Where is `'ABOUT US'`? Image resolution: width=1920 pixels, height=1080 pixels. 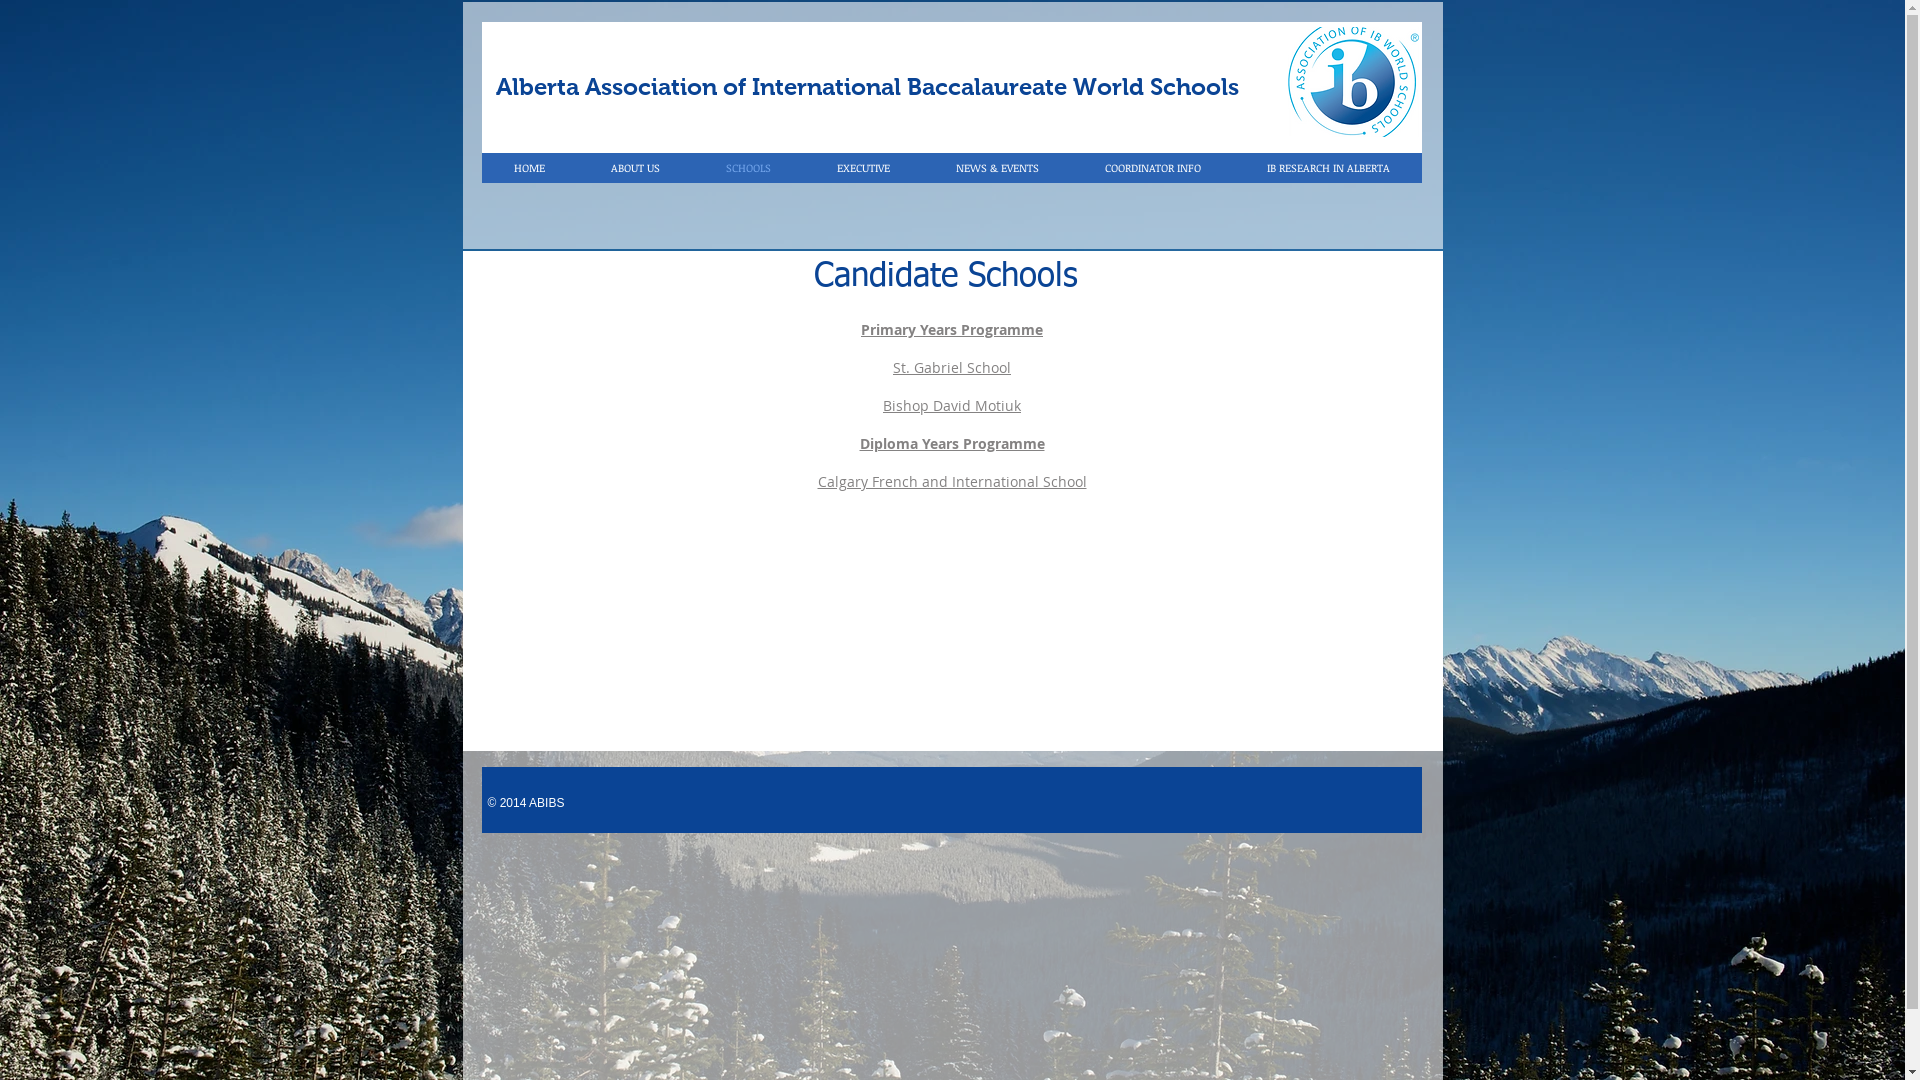
'ABOUT US' is located at coordinates (634, 167).